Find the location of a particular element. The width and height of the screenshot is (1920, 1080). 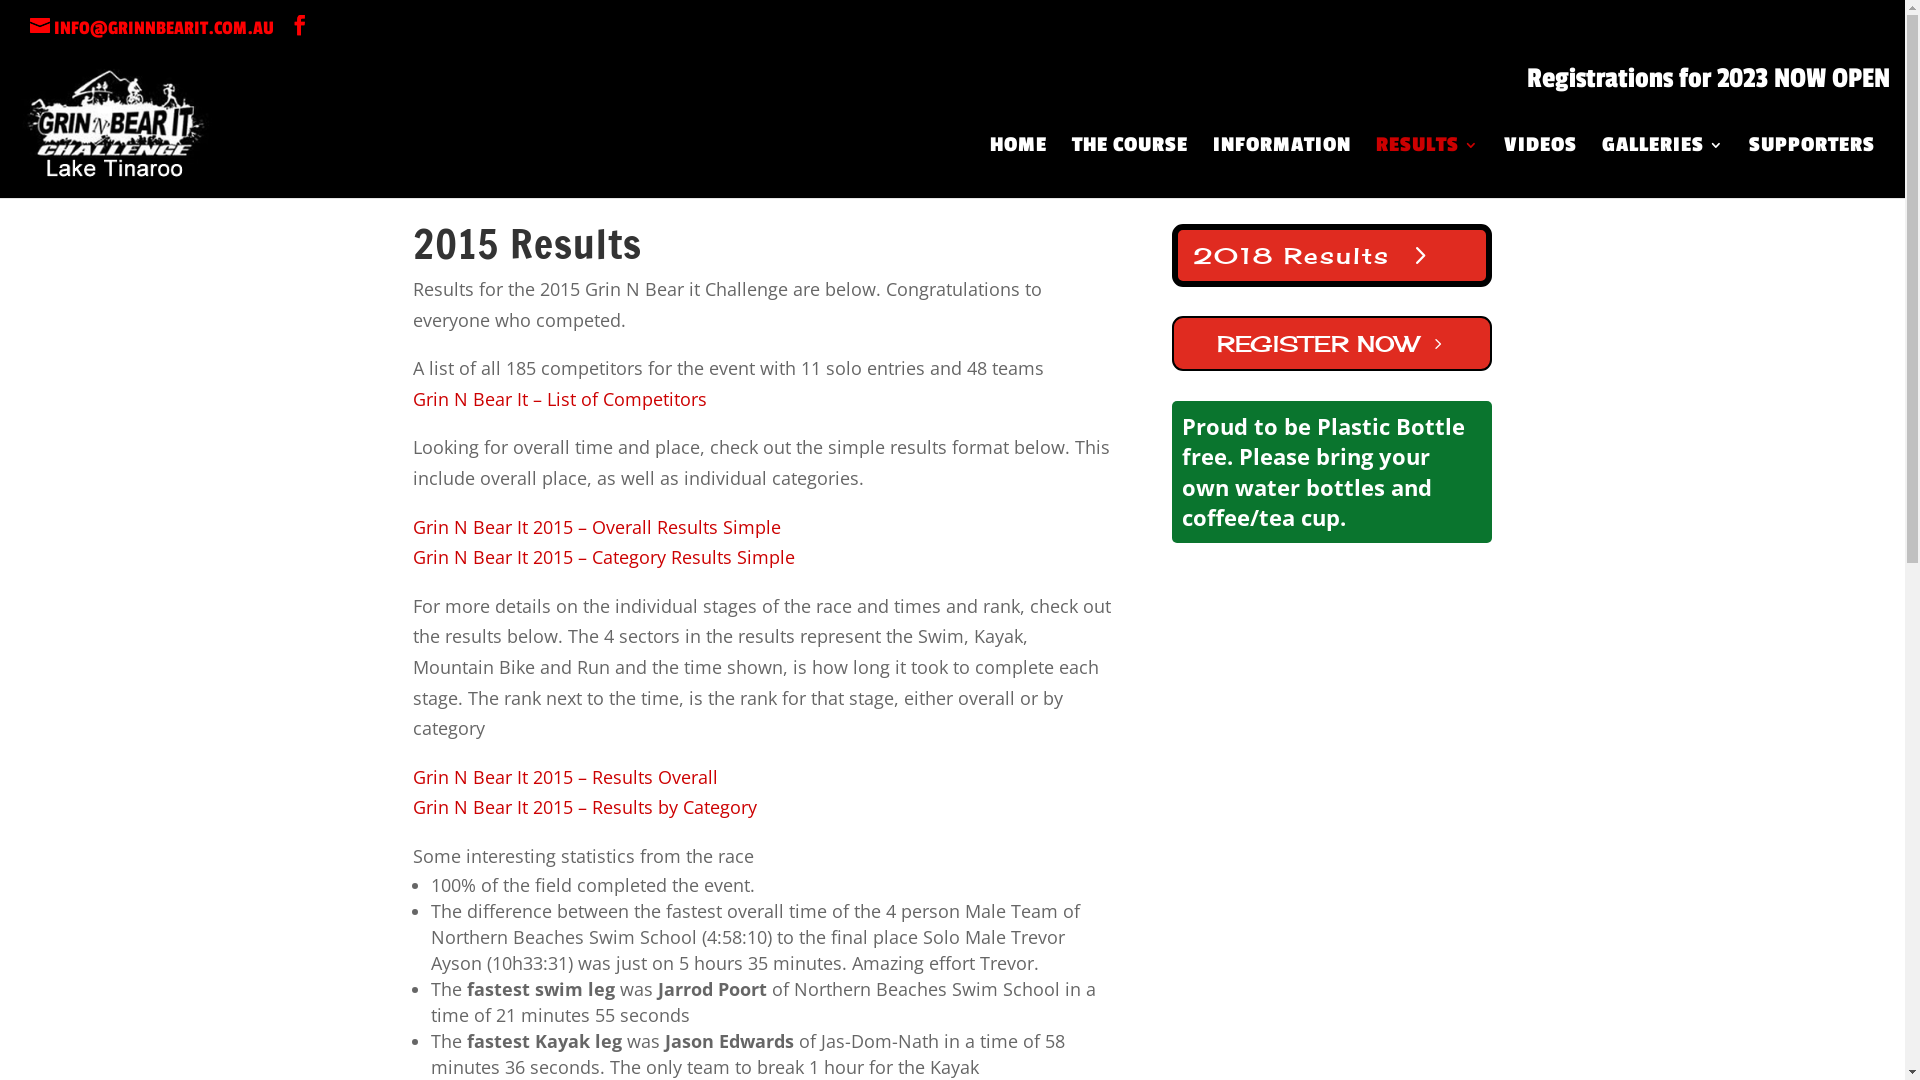

'INFORMATION' is located at coordinates (1281, 167).